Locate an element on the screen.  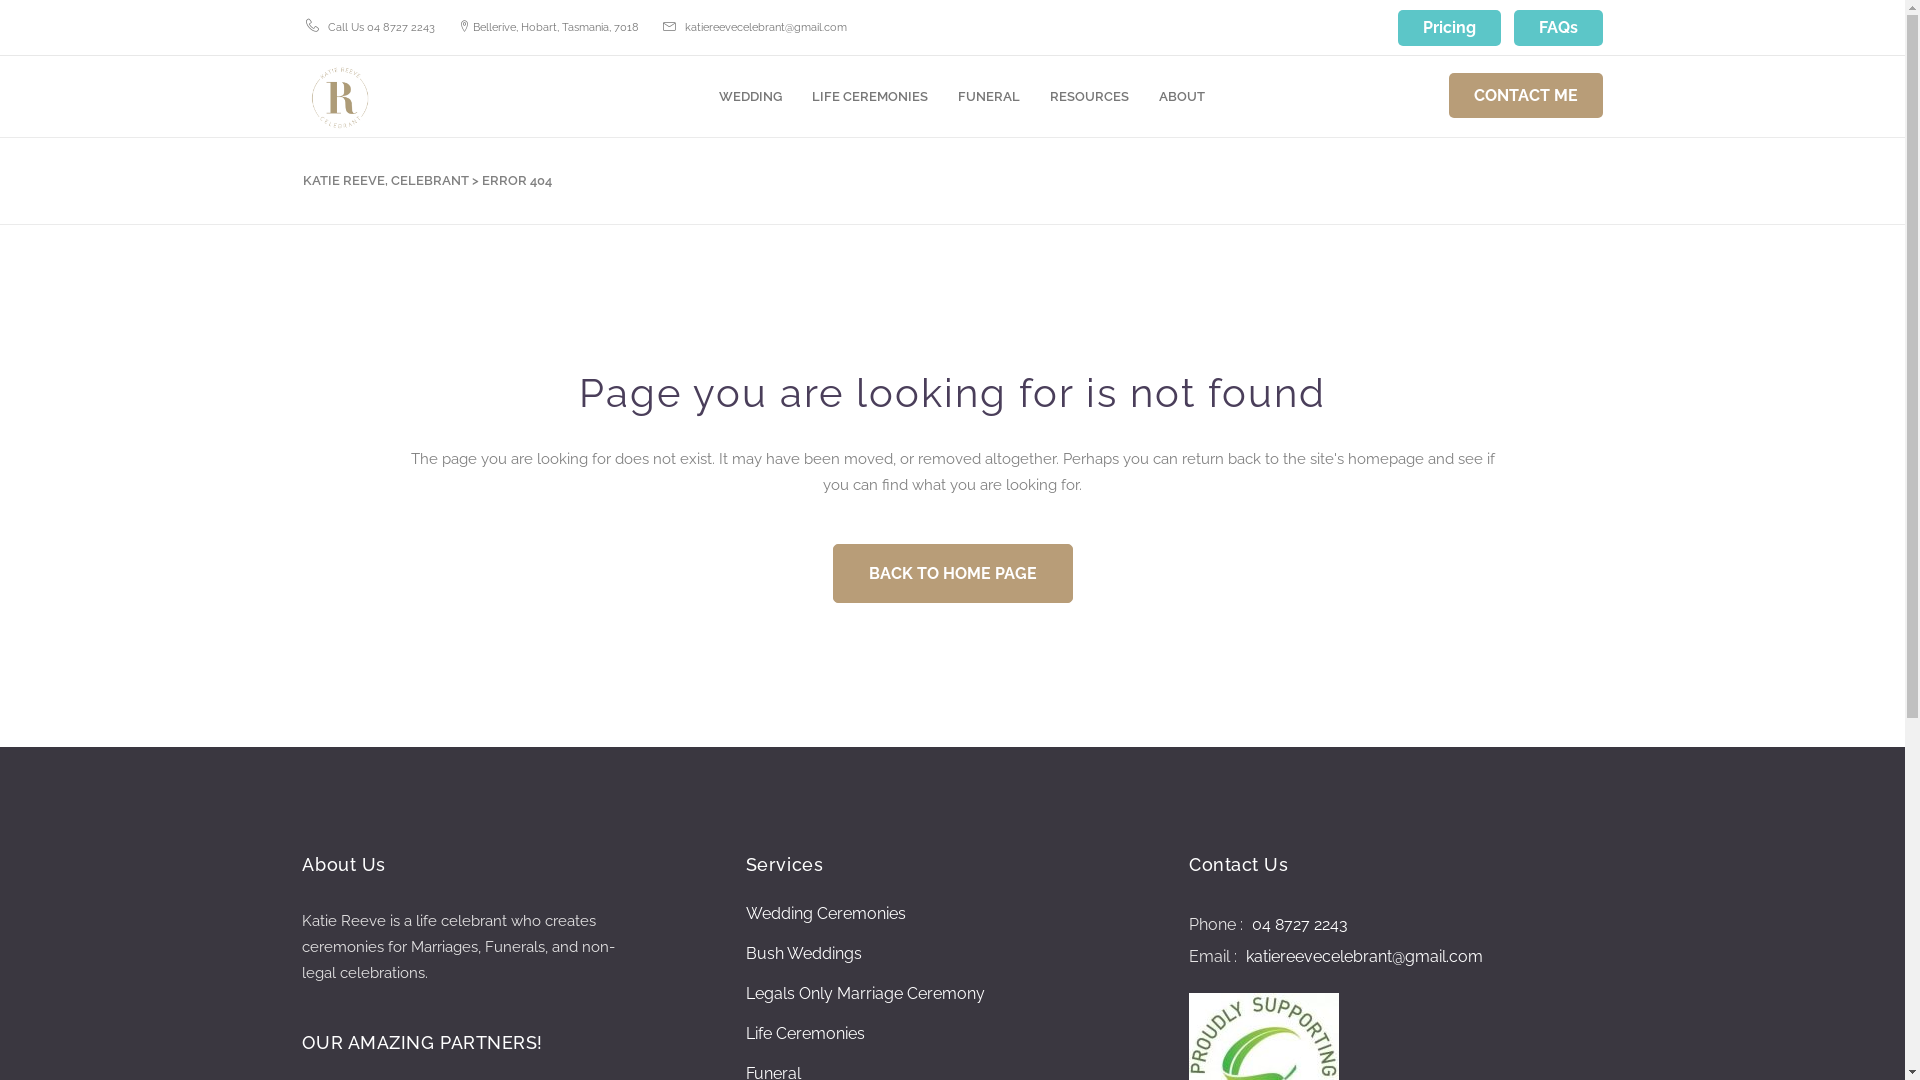
'FUNERAL' is located at coordinates (941, 96).